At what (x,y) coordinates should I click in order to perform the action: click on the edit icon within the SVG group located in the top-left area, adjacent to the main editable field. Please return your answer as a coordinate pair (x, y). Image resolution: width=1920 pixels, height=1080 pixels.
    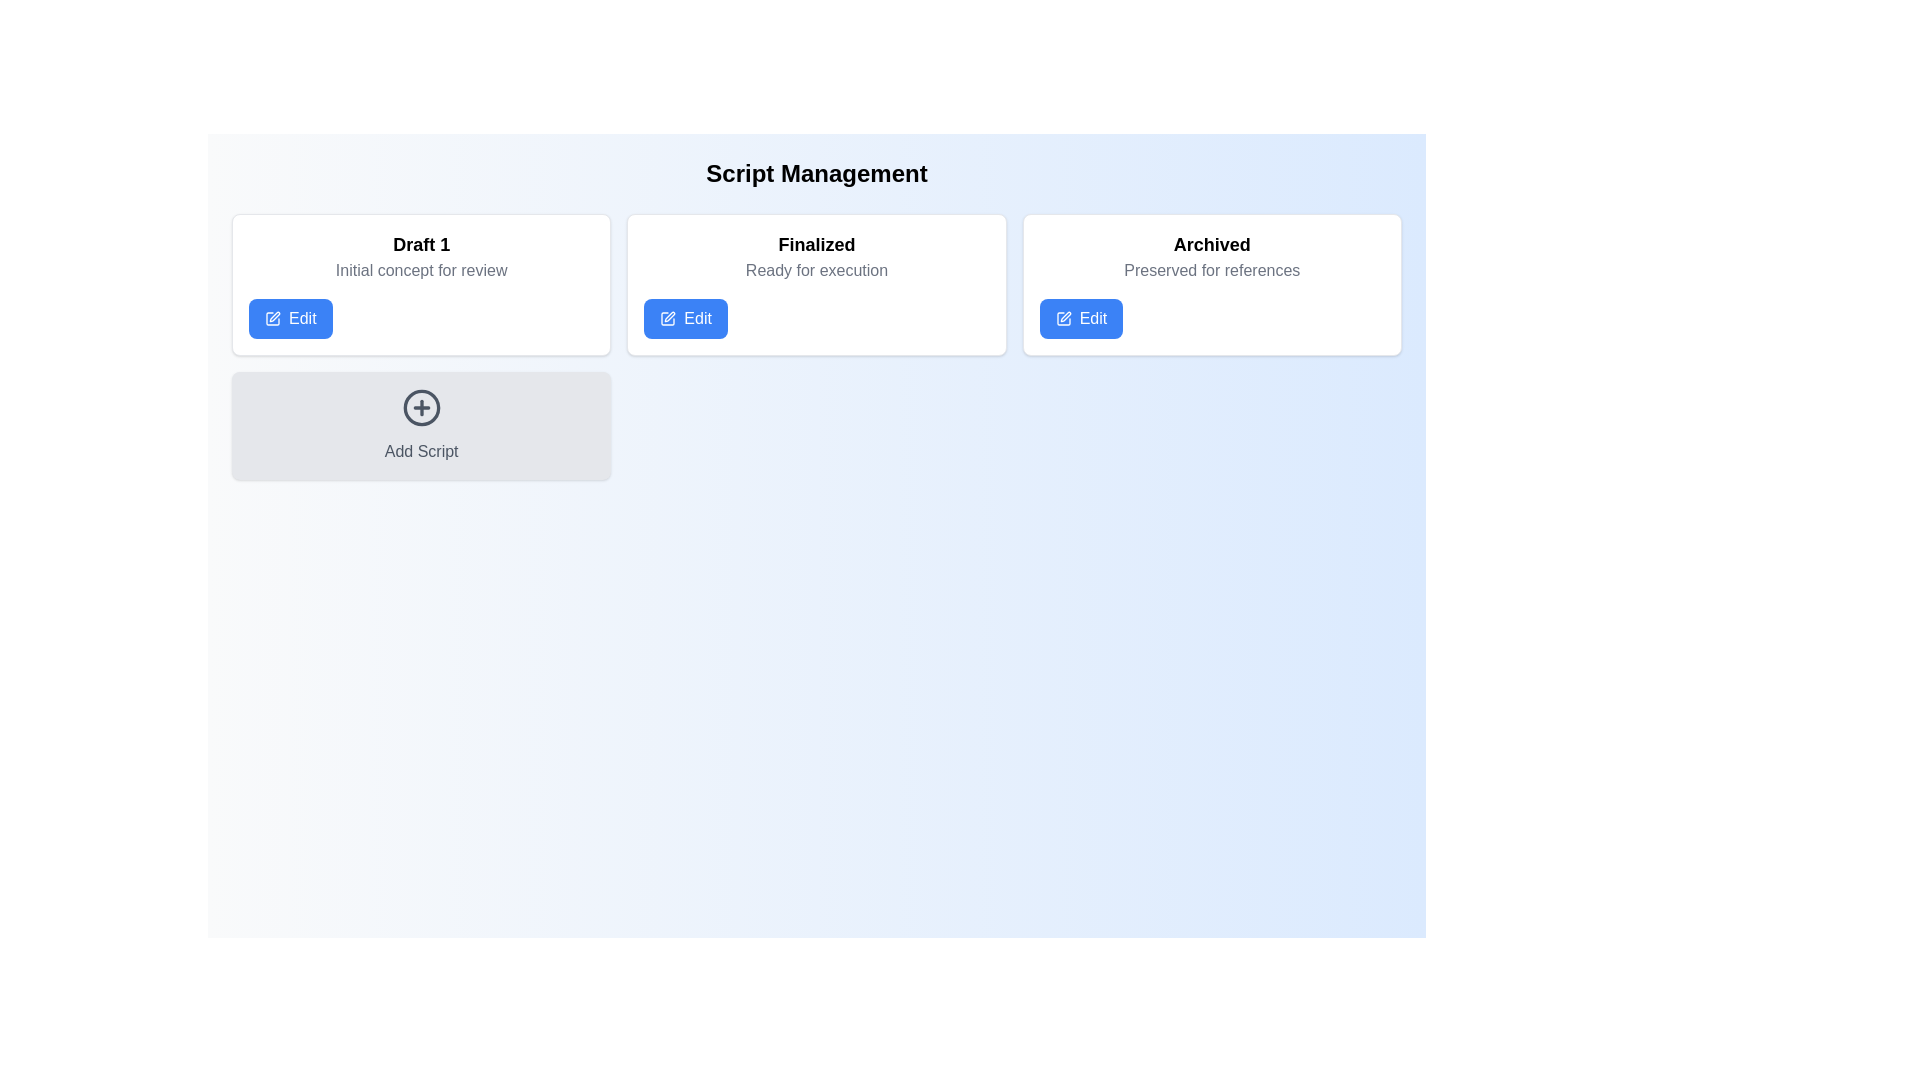
    Looking at the image, I should click on (670, 315).